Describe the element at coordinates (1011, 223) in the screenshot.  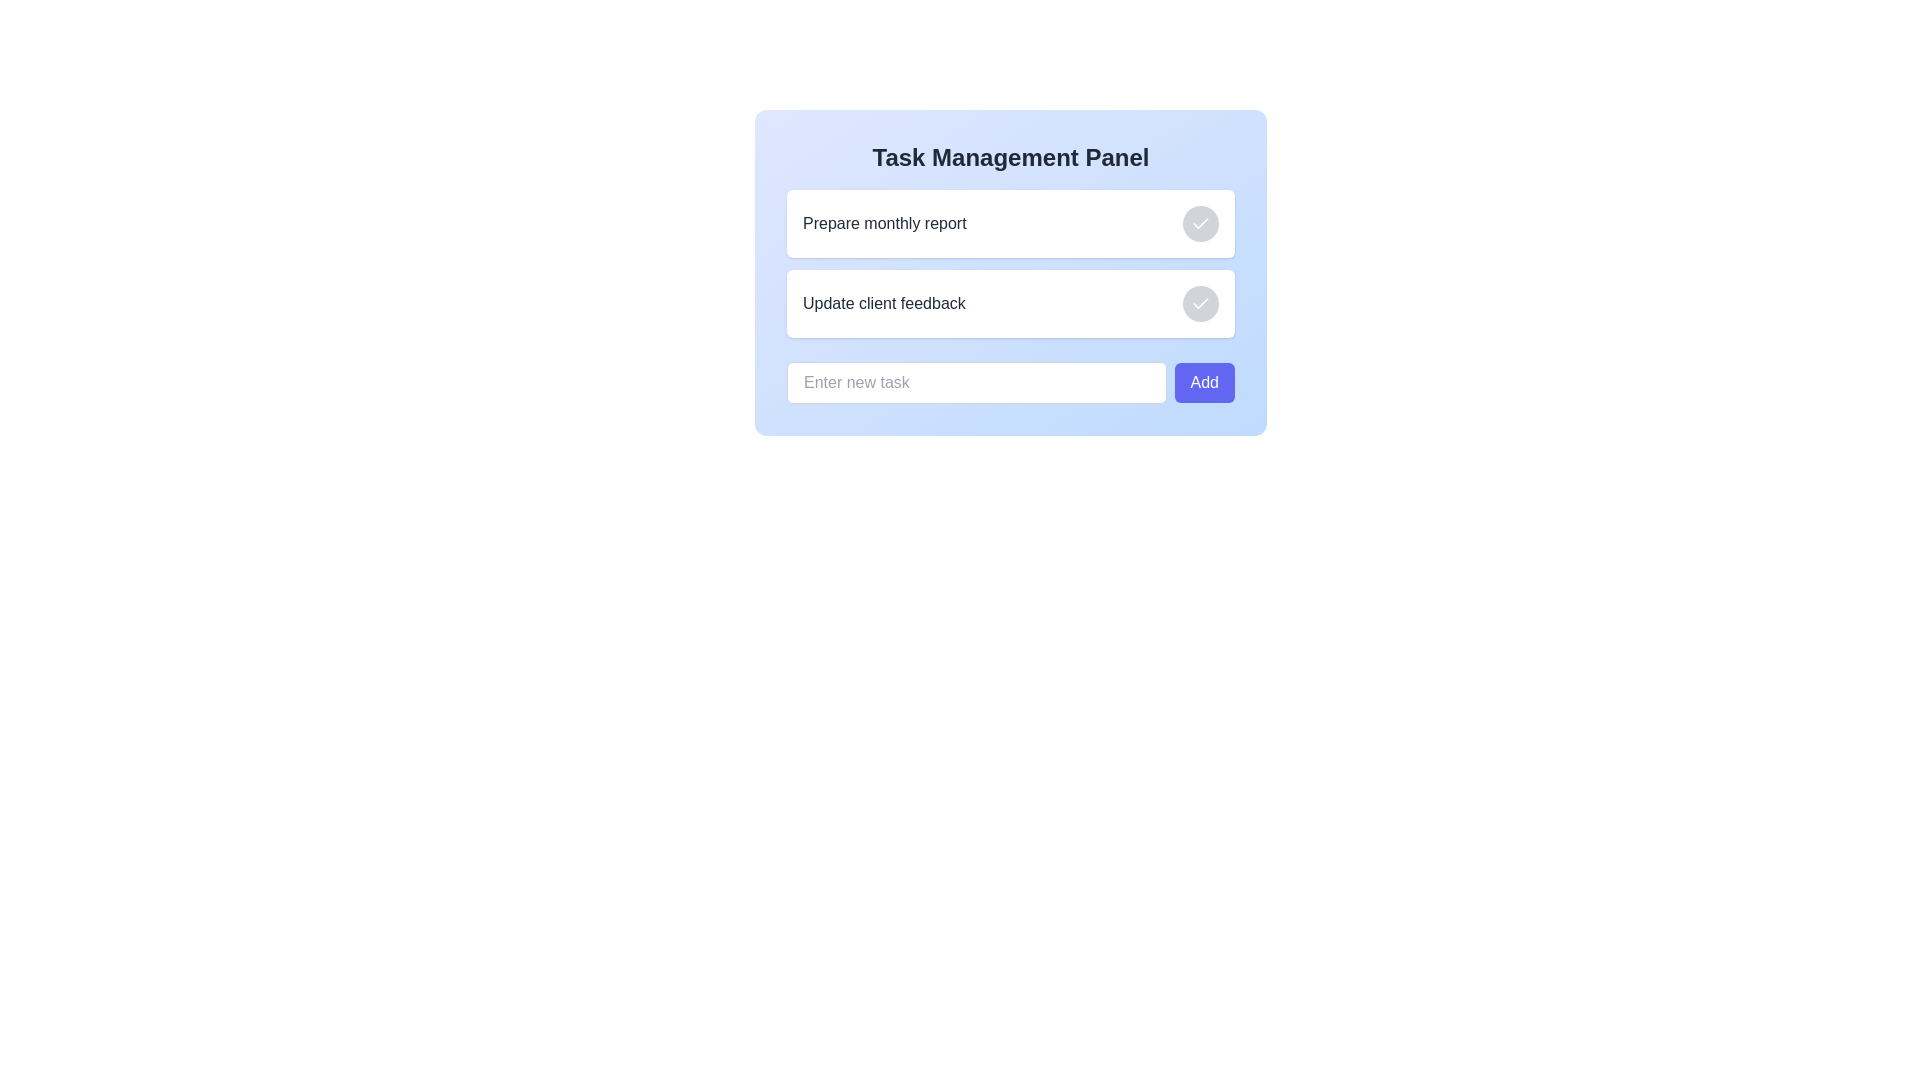
I see `the task entry labeled 'Prepare monthly report' in the Task Management Panel` at that location.